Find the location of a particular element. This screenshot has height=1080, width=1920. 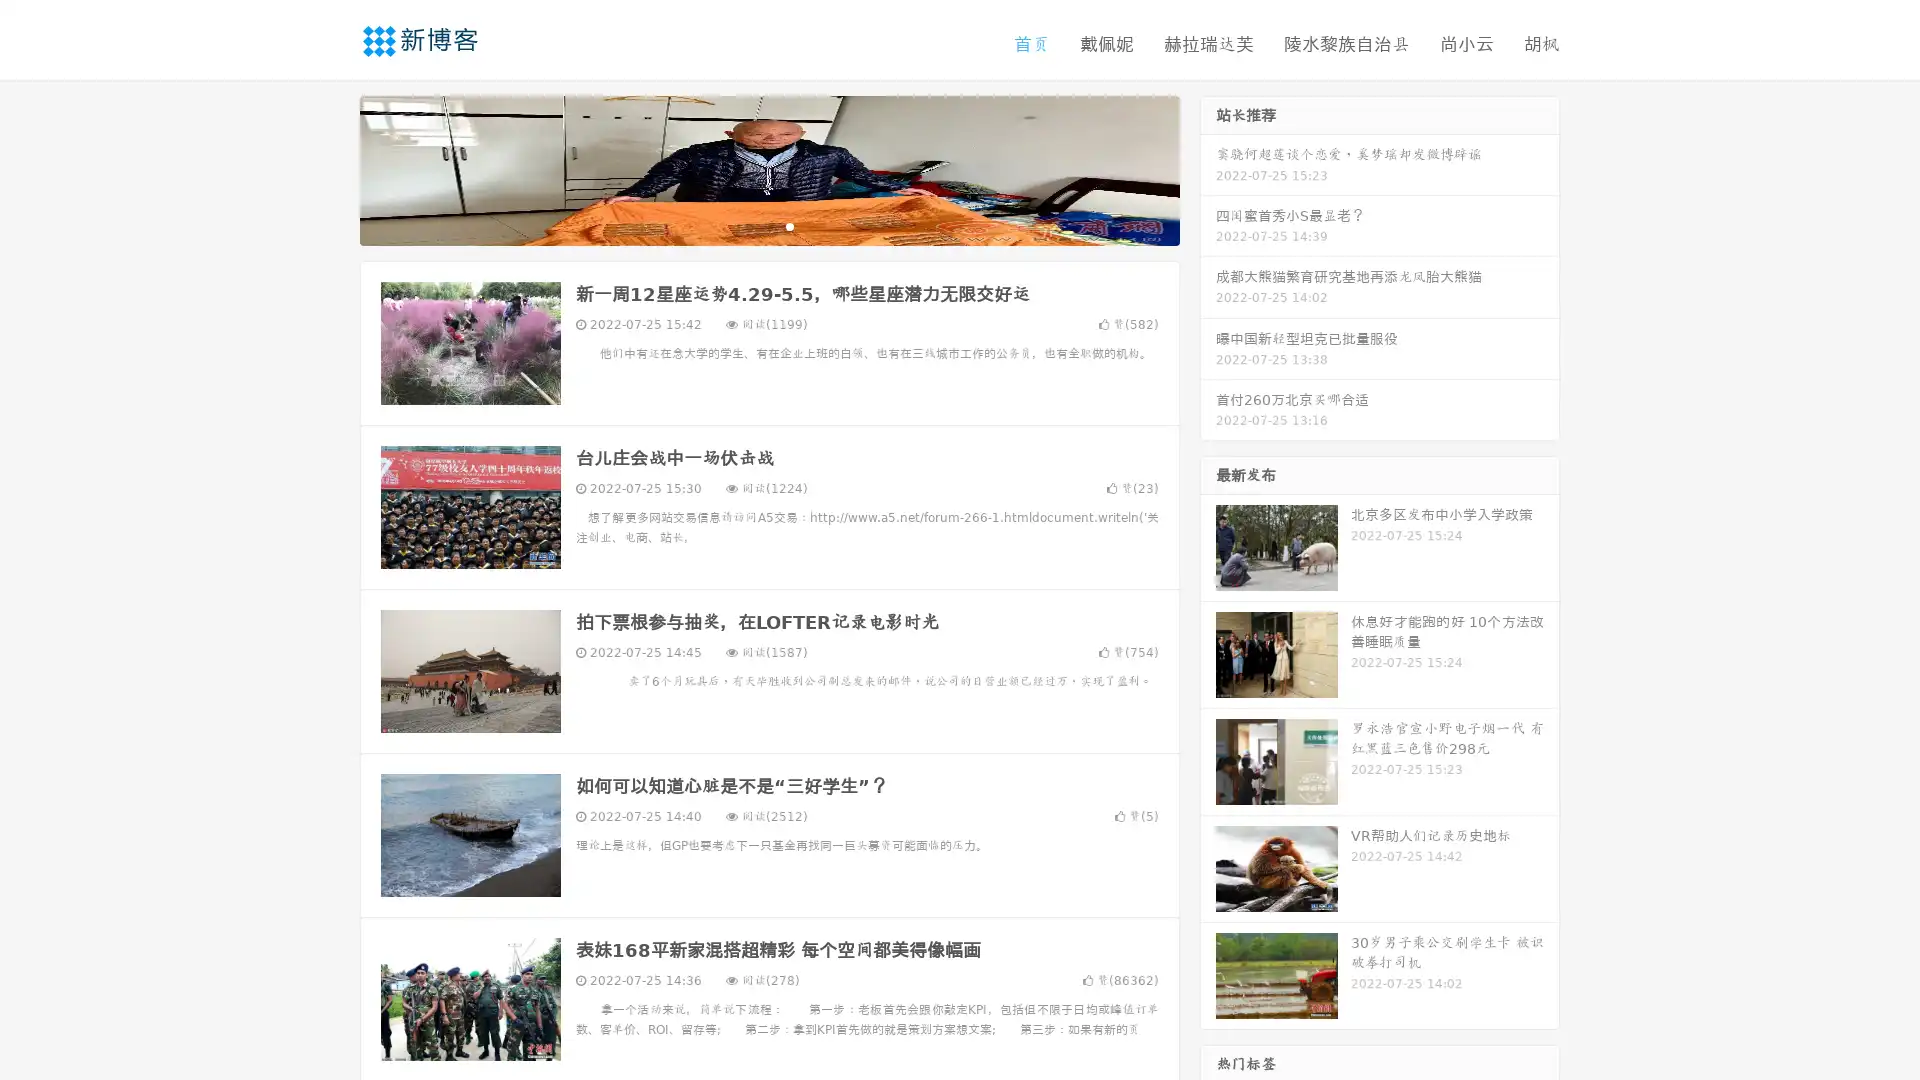

Next slide is located at coordinates (1208, 168).